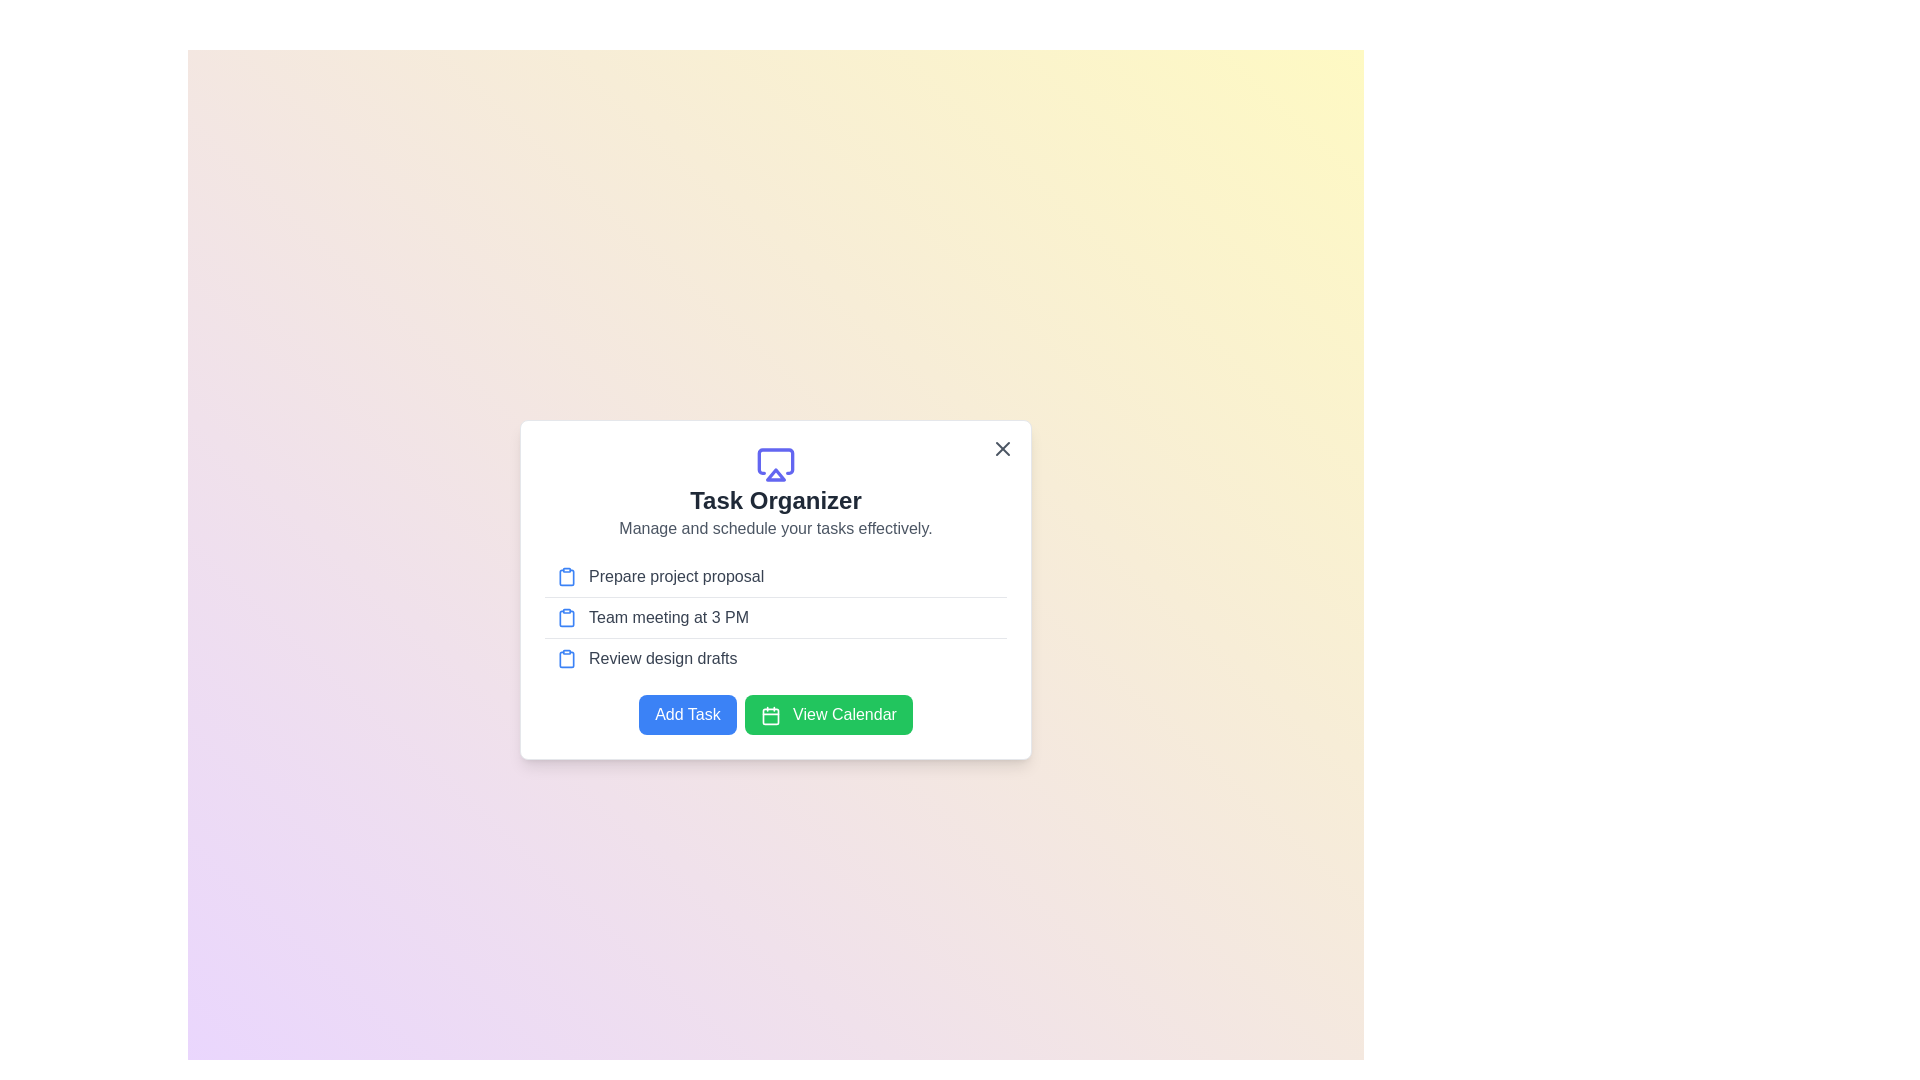 The width and height of the screenshot is (1920, 1080). Describe the element at coordinates (662, 659) in the screenshot. I see `the text element displaying the task description 'Review design drafts', which is the third item in a vertically-stacked list in the task management interface` at that location.